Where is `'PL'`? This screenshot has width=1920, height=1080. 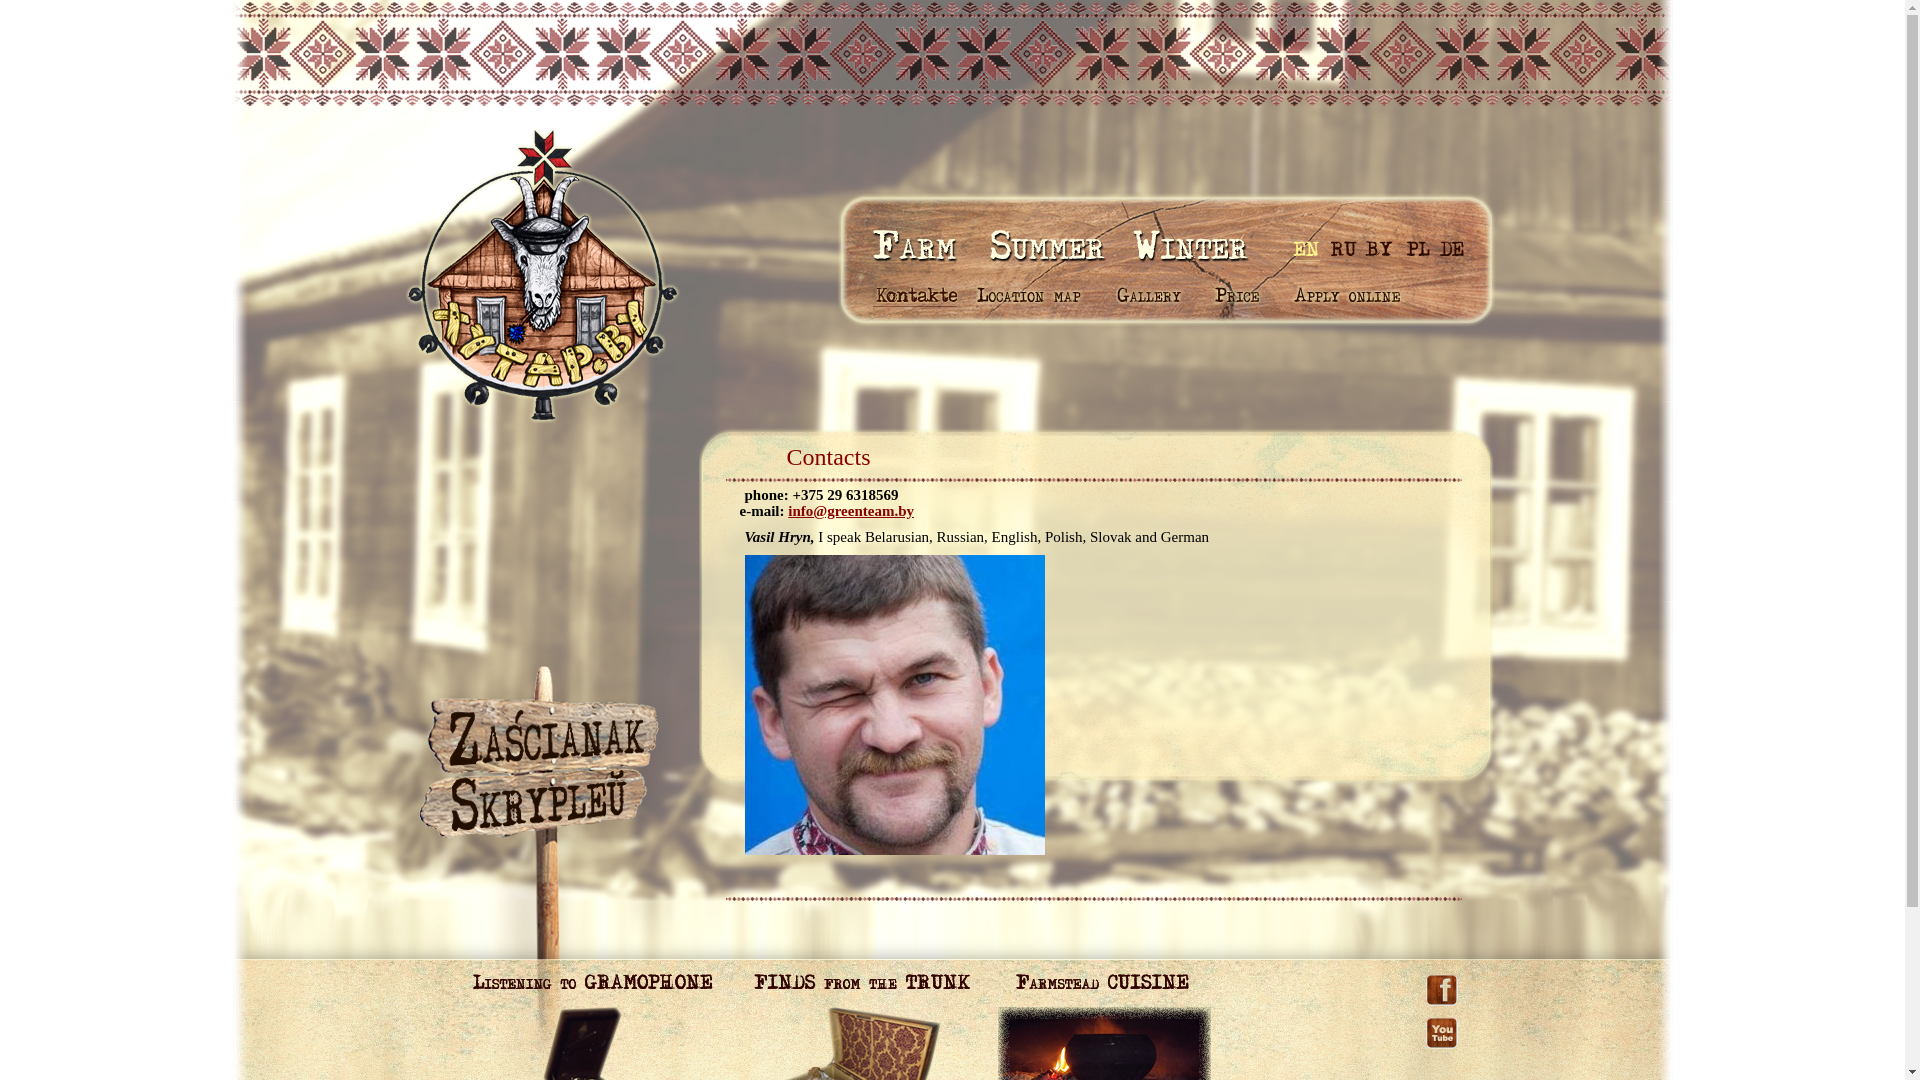
'PL' is located at coordinates (1415, 247).